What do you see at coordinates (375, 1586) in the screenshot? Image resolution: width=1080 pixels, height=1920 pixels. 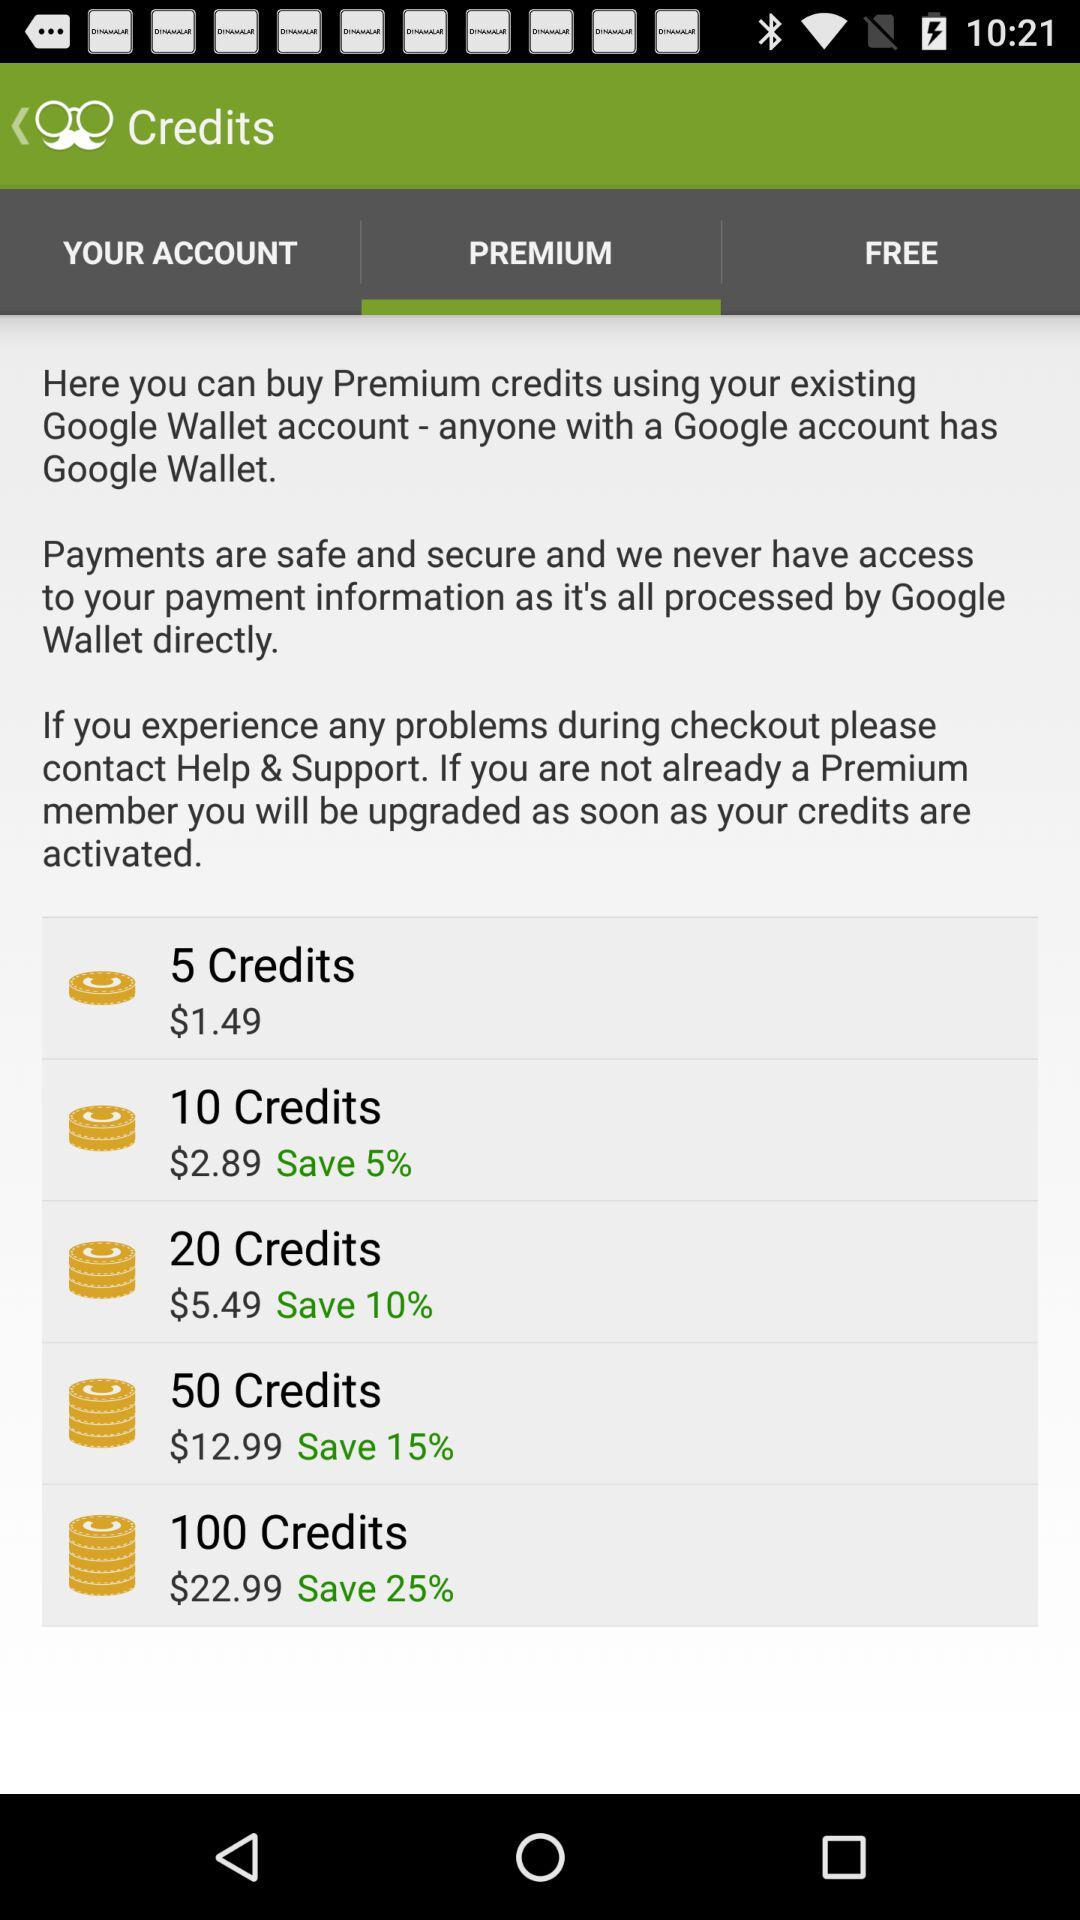 I see `app below the 100 credits` at bounding box center [375, 1586].